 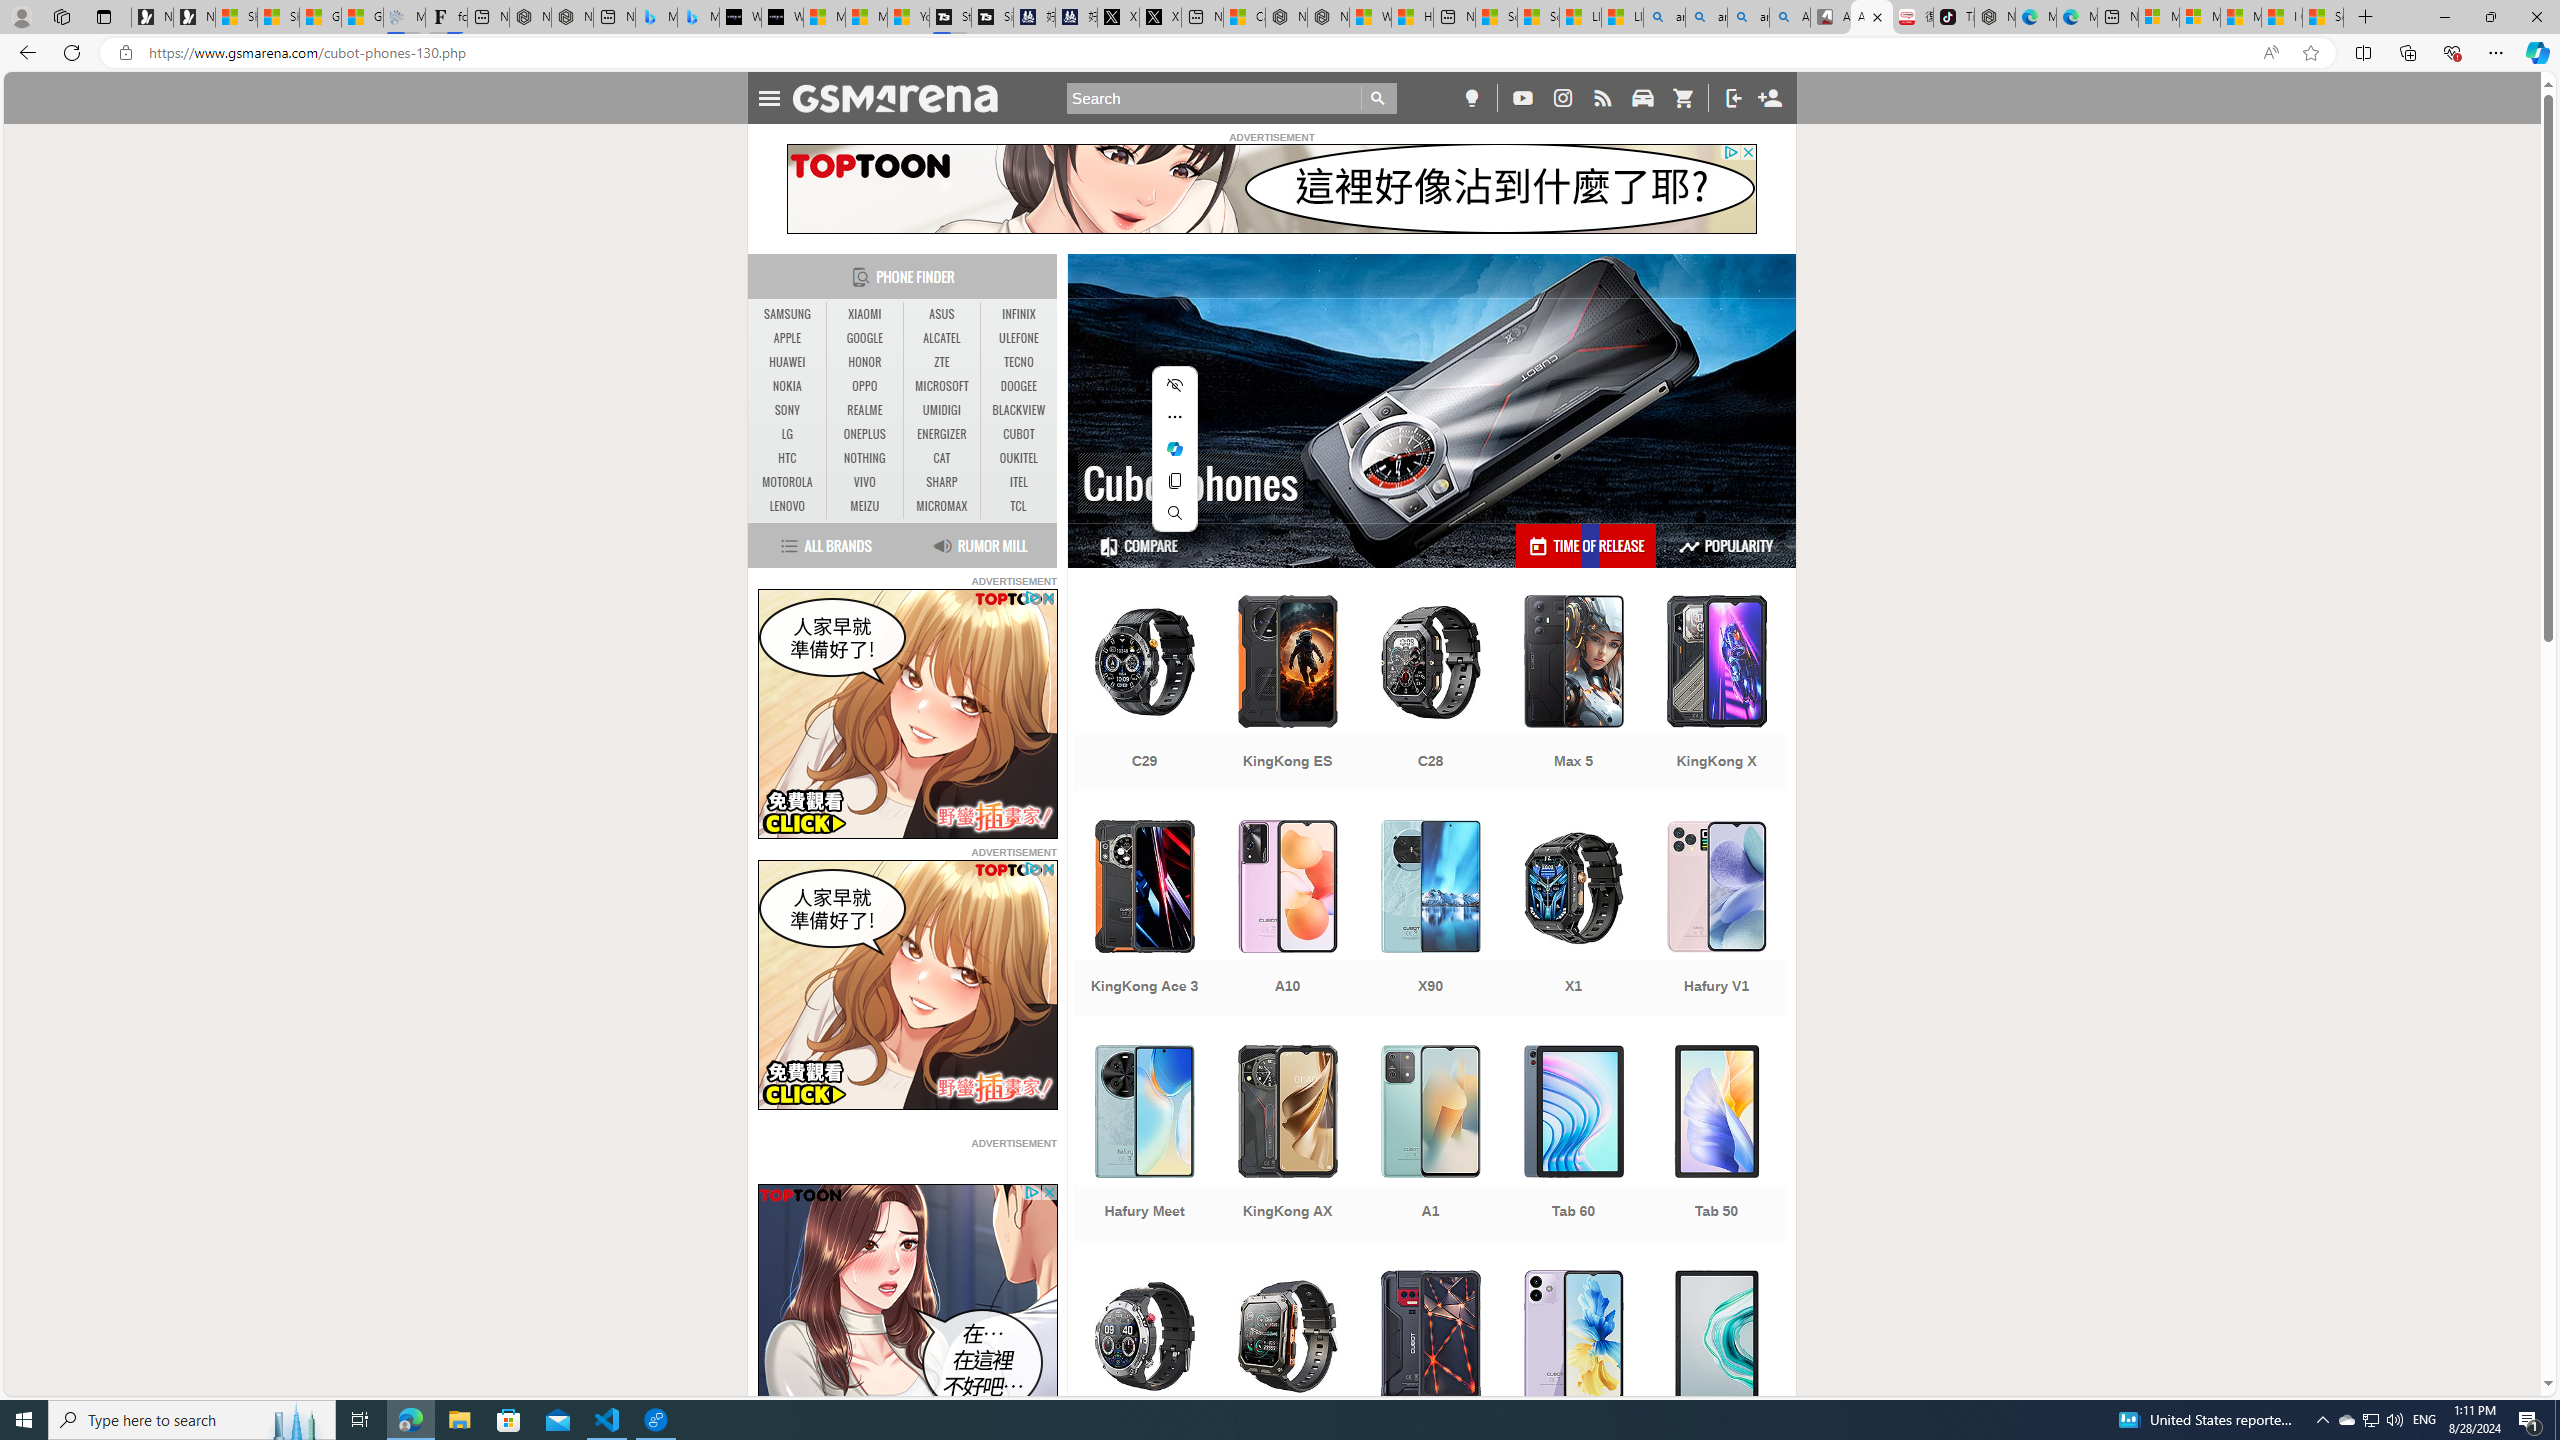 I want to click on 'amazon - Search', so click(x=1705, y=16).